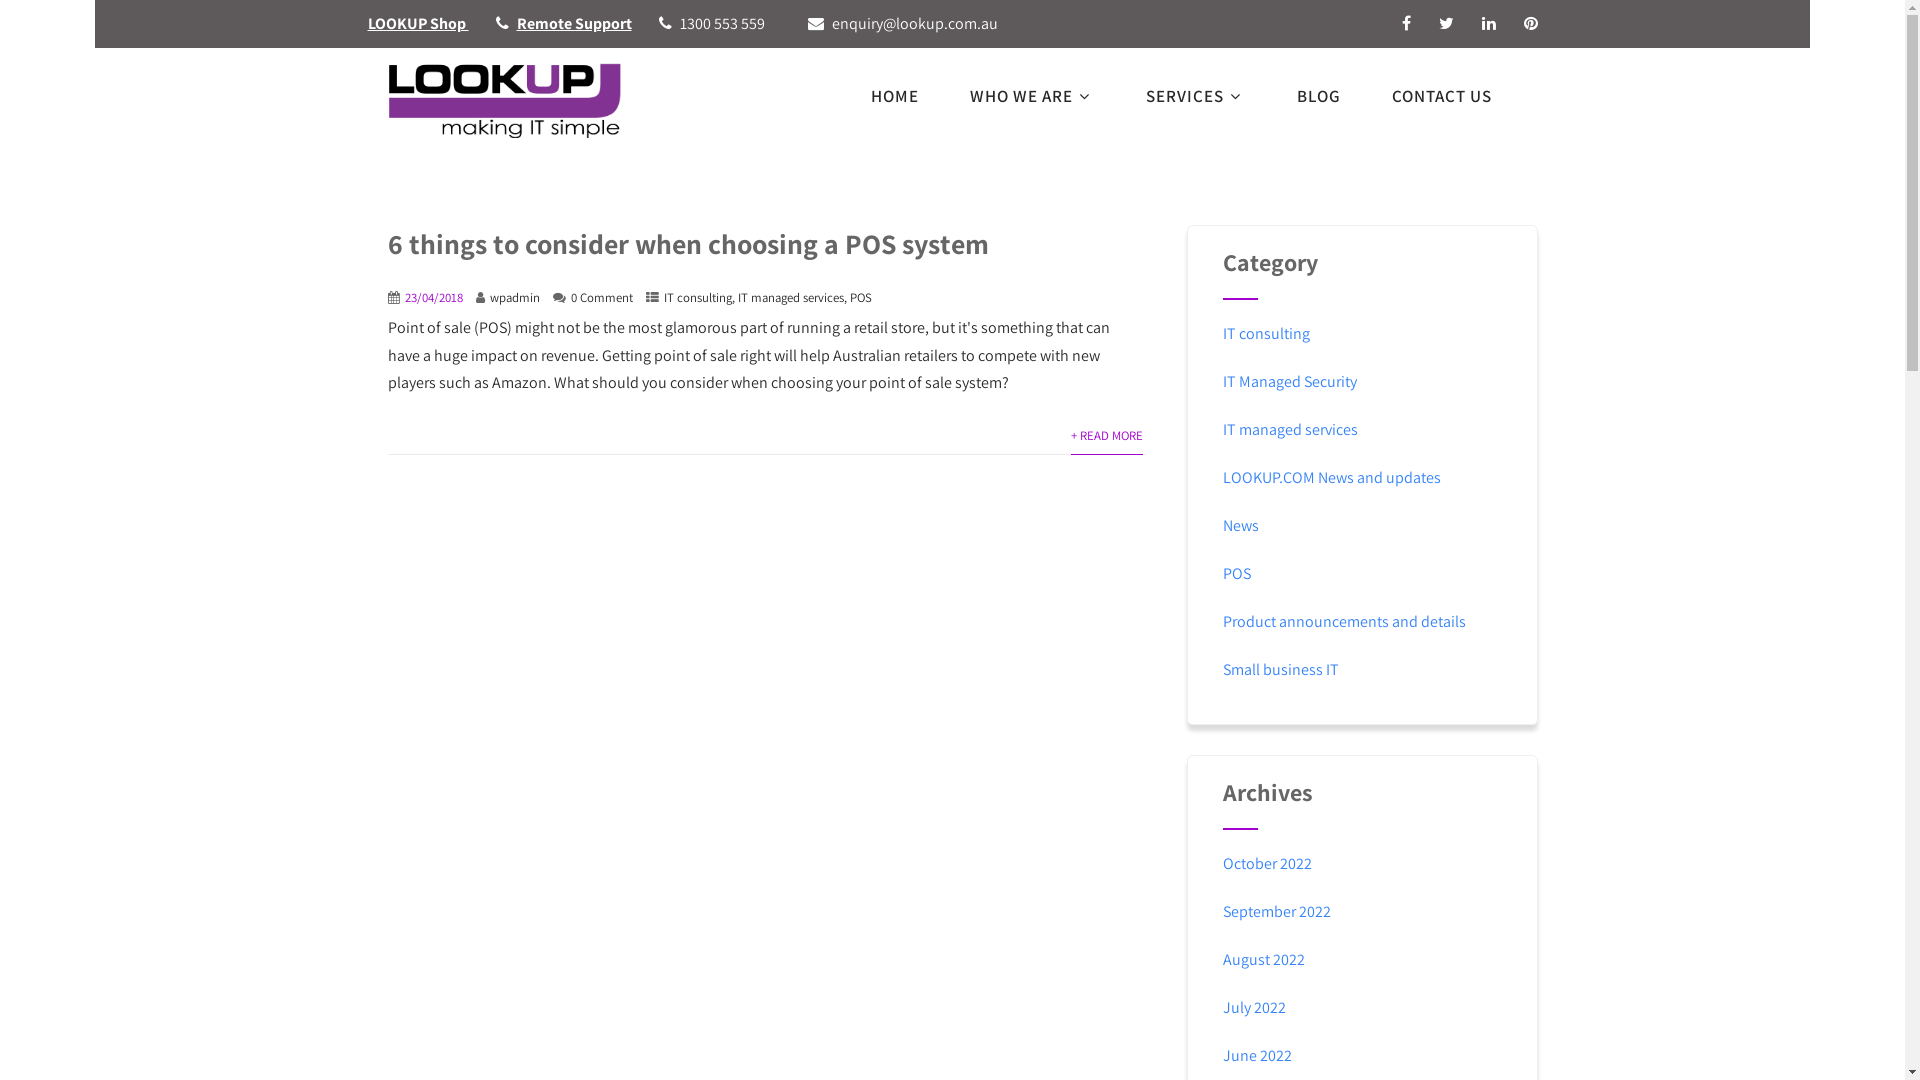 The height and width of the screenshot is (1080, 1920). I want to click on 'Remote Support', so click(572, 23).